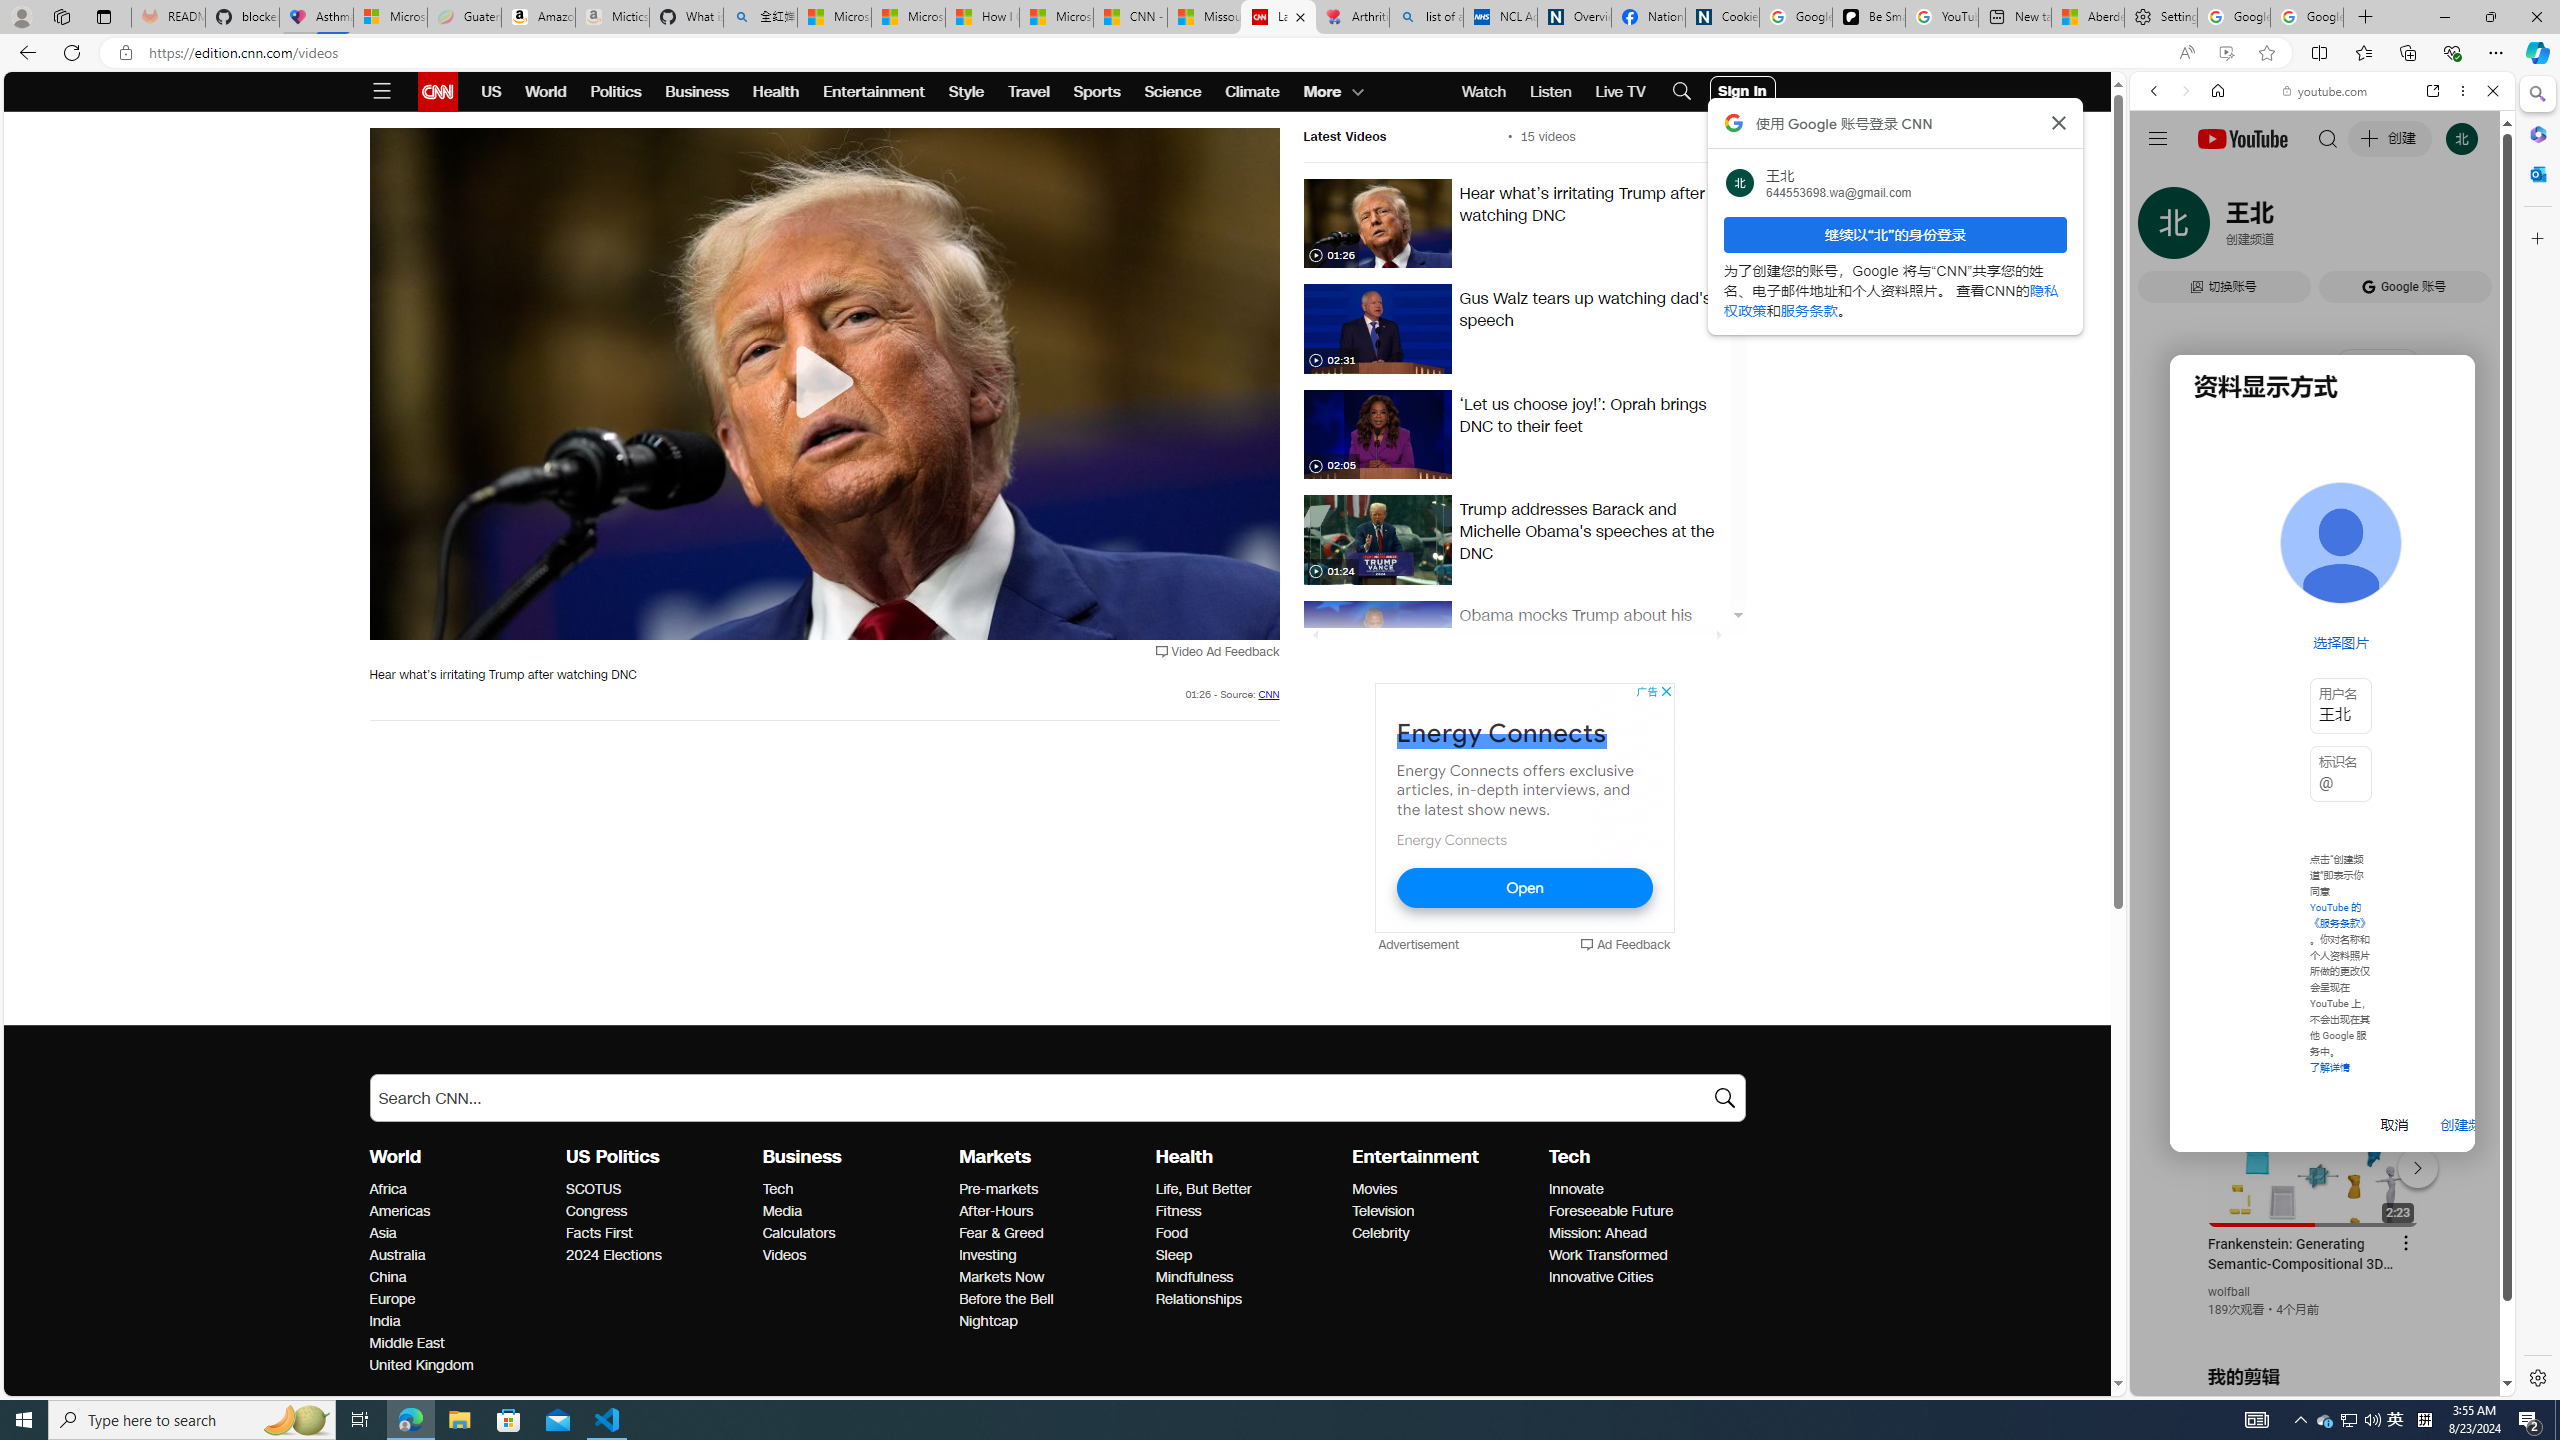  Describe the element at coordinates (998, 1188) in the screenshot. I see `'Markets Pre-markets'` at that location.